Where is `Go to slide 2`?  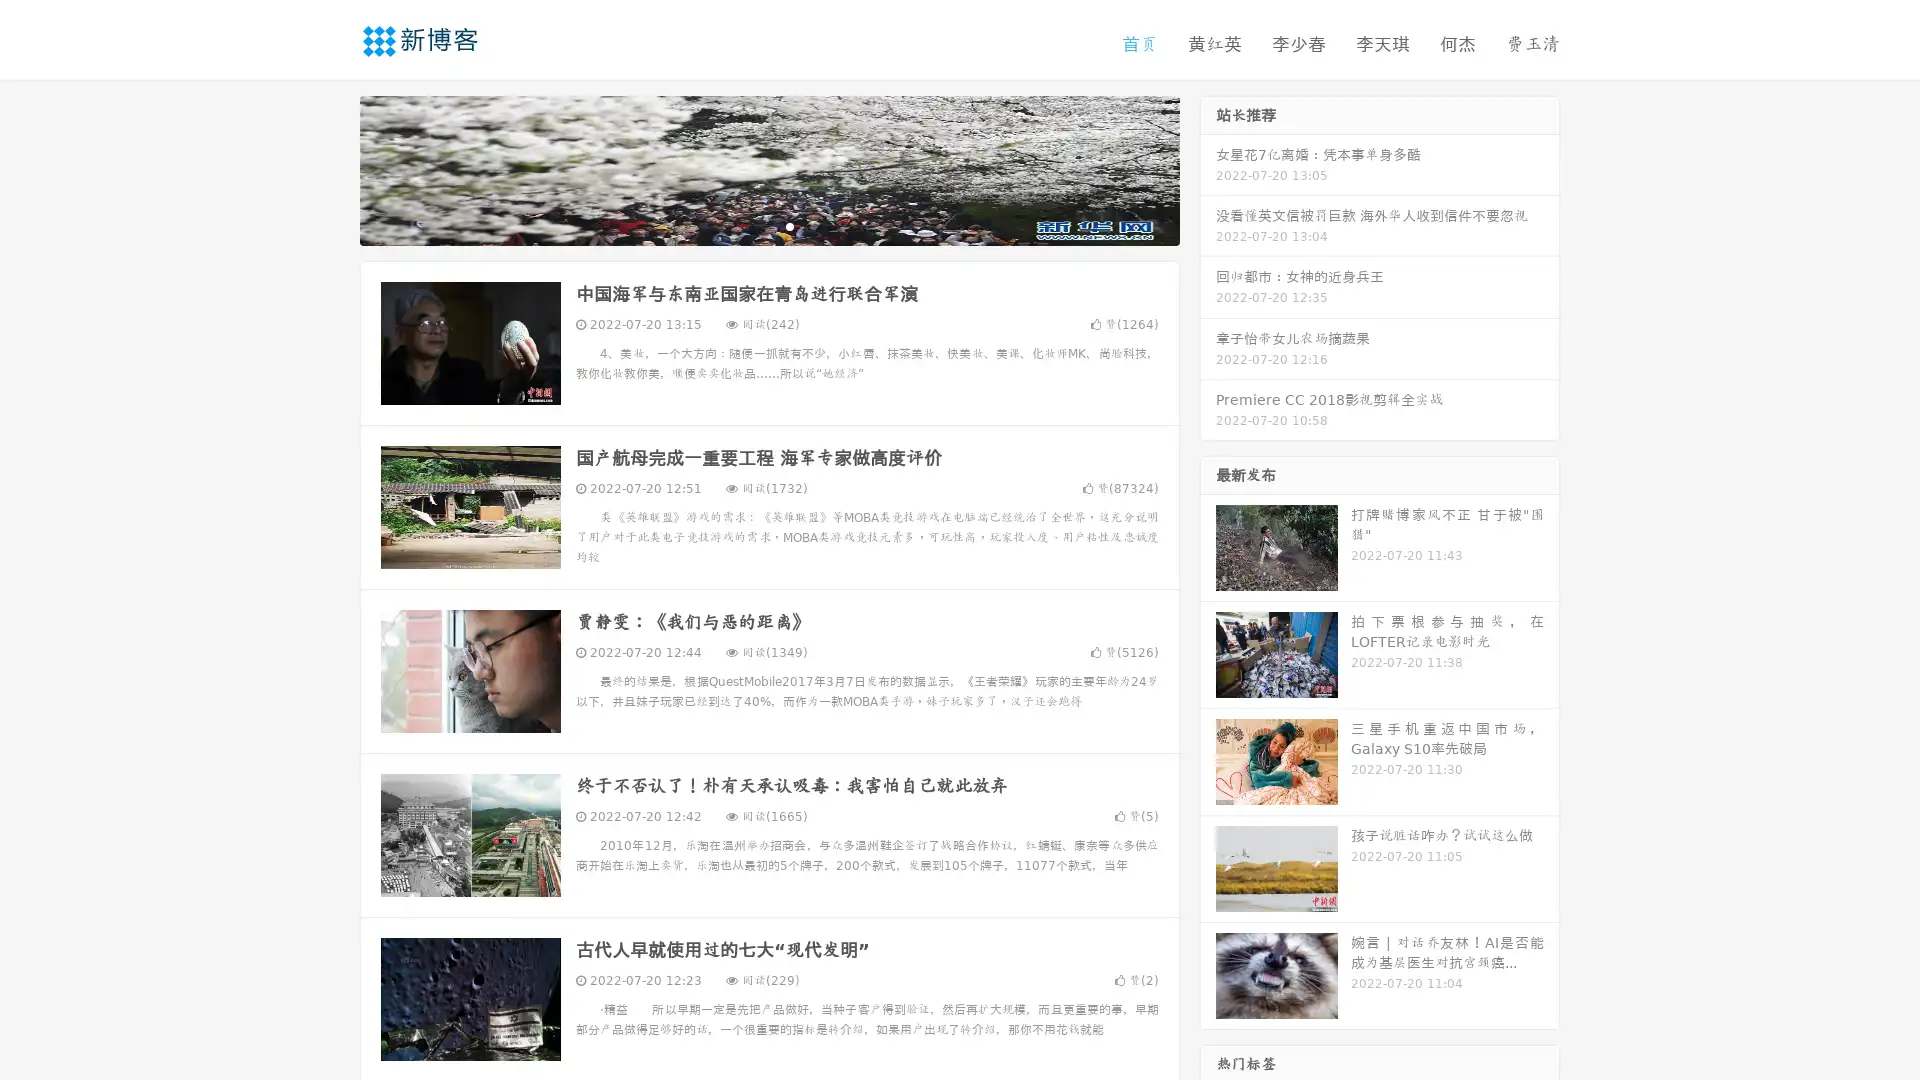 Go to slide 2 is located at coordinates (768, 225).